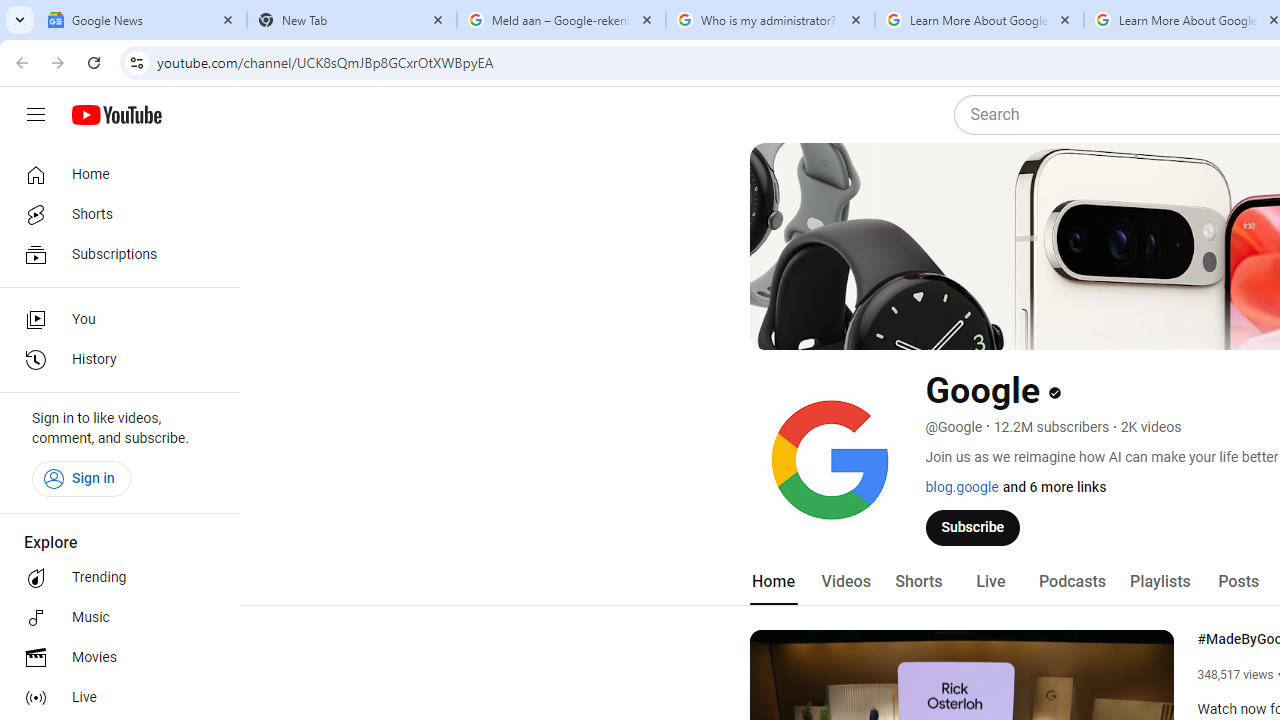  What do you see at coordinates (1071, 581) in the screenshot?
I see `'Podcasts'` at bounding box center [1071, 581].